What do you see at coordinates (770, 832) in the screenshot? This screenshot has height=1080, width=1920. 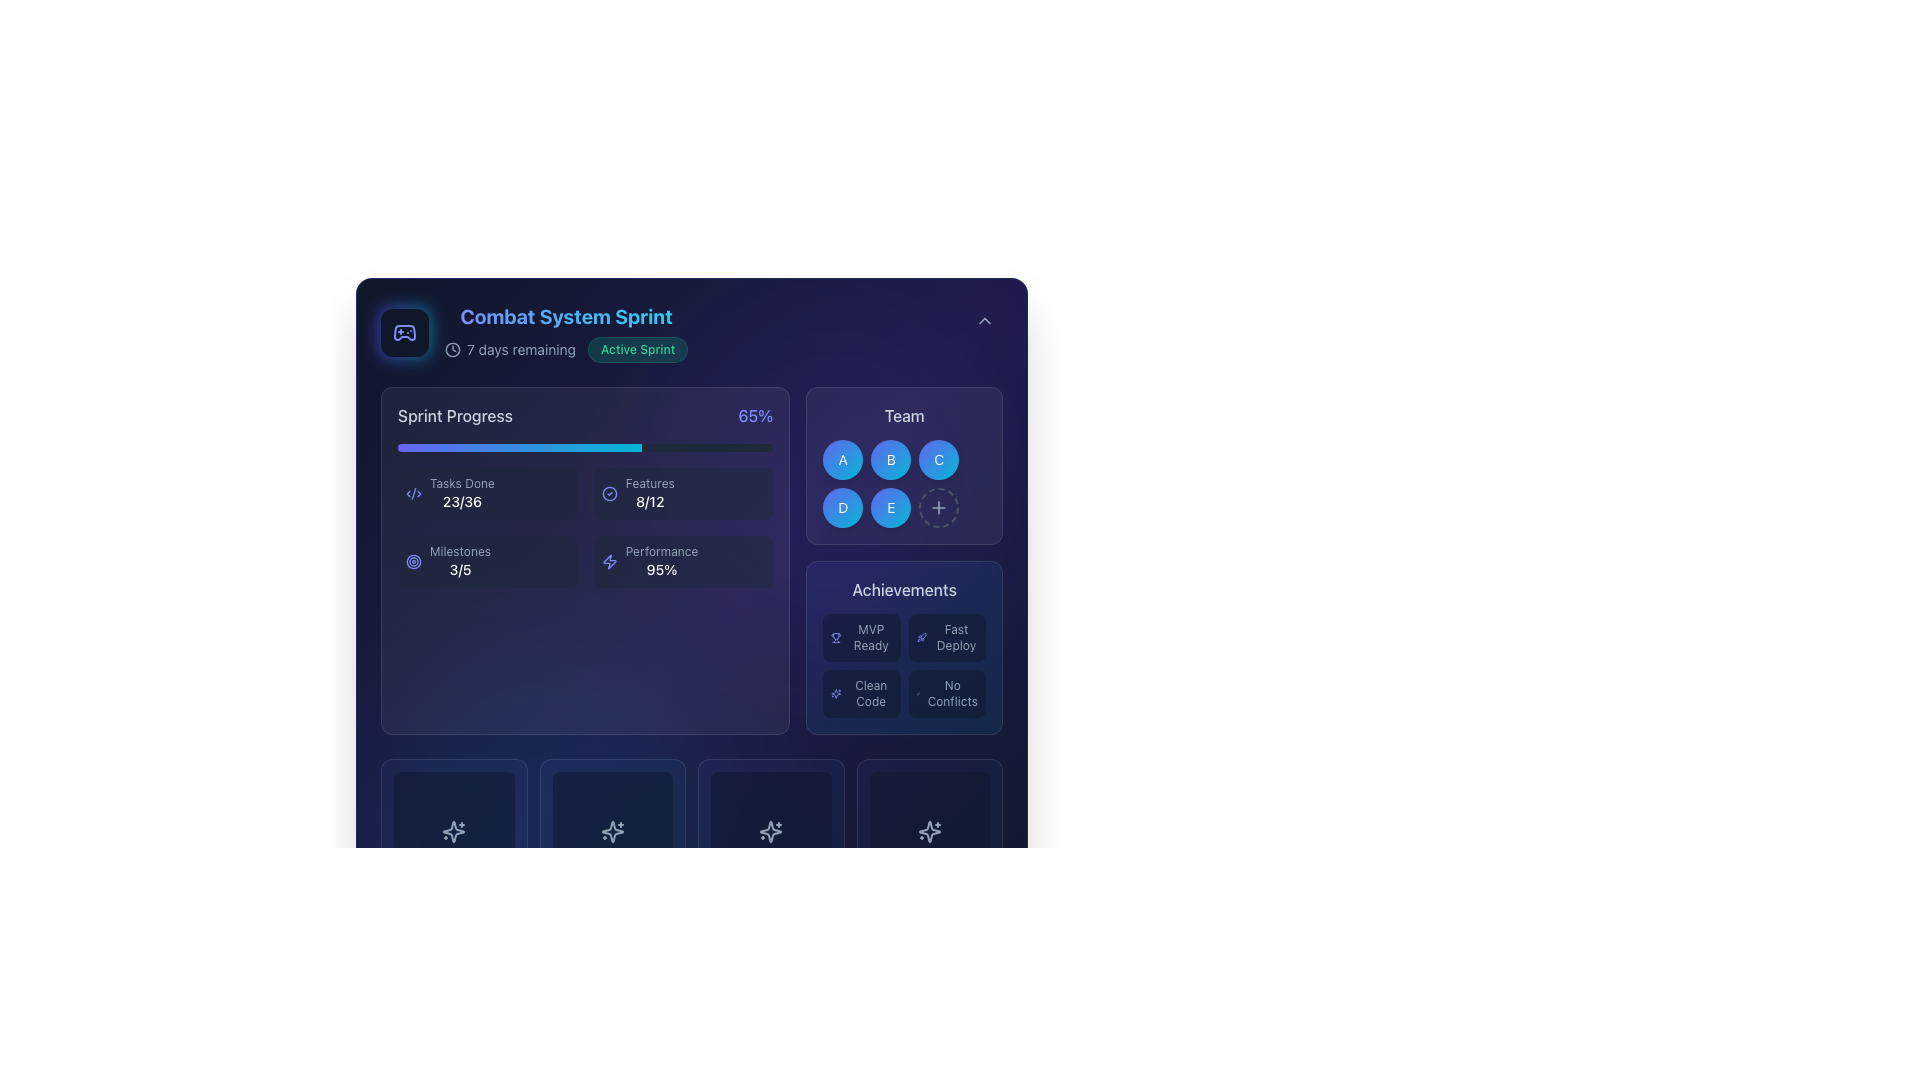 I see `the graphical icon resembling sparkles or stars, which is the third icon from the left in the second row of the grid, located below the 'Sprint Progress', 'Team', and 'Achievements' sections` at bounding box center [770, 832].